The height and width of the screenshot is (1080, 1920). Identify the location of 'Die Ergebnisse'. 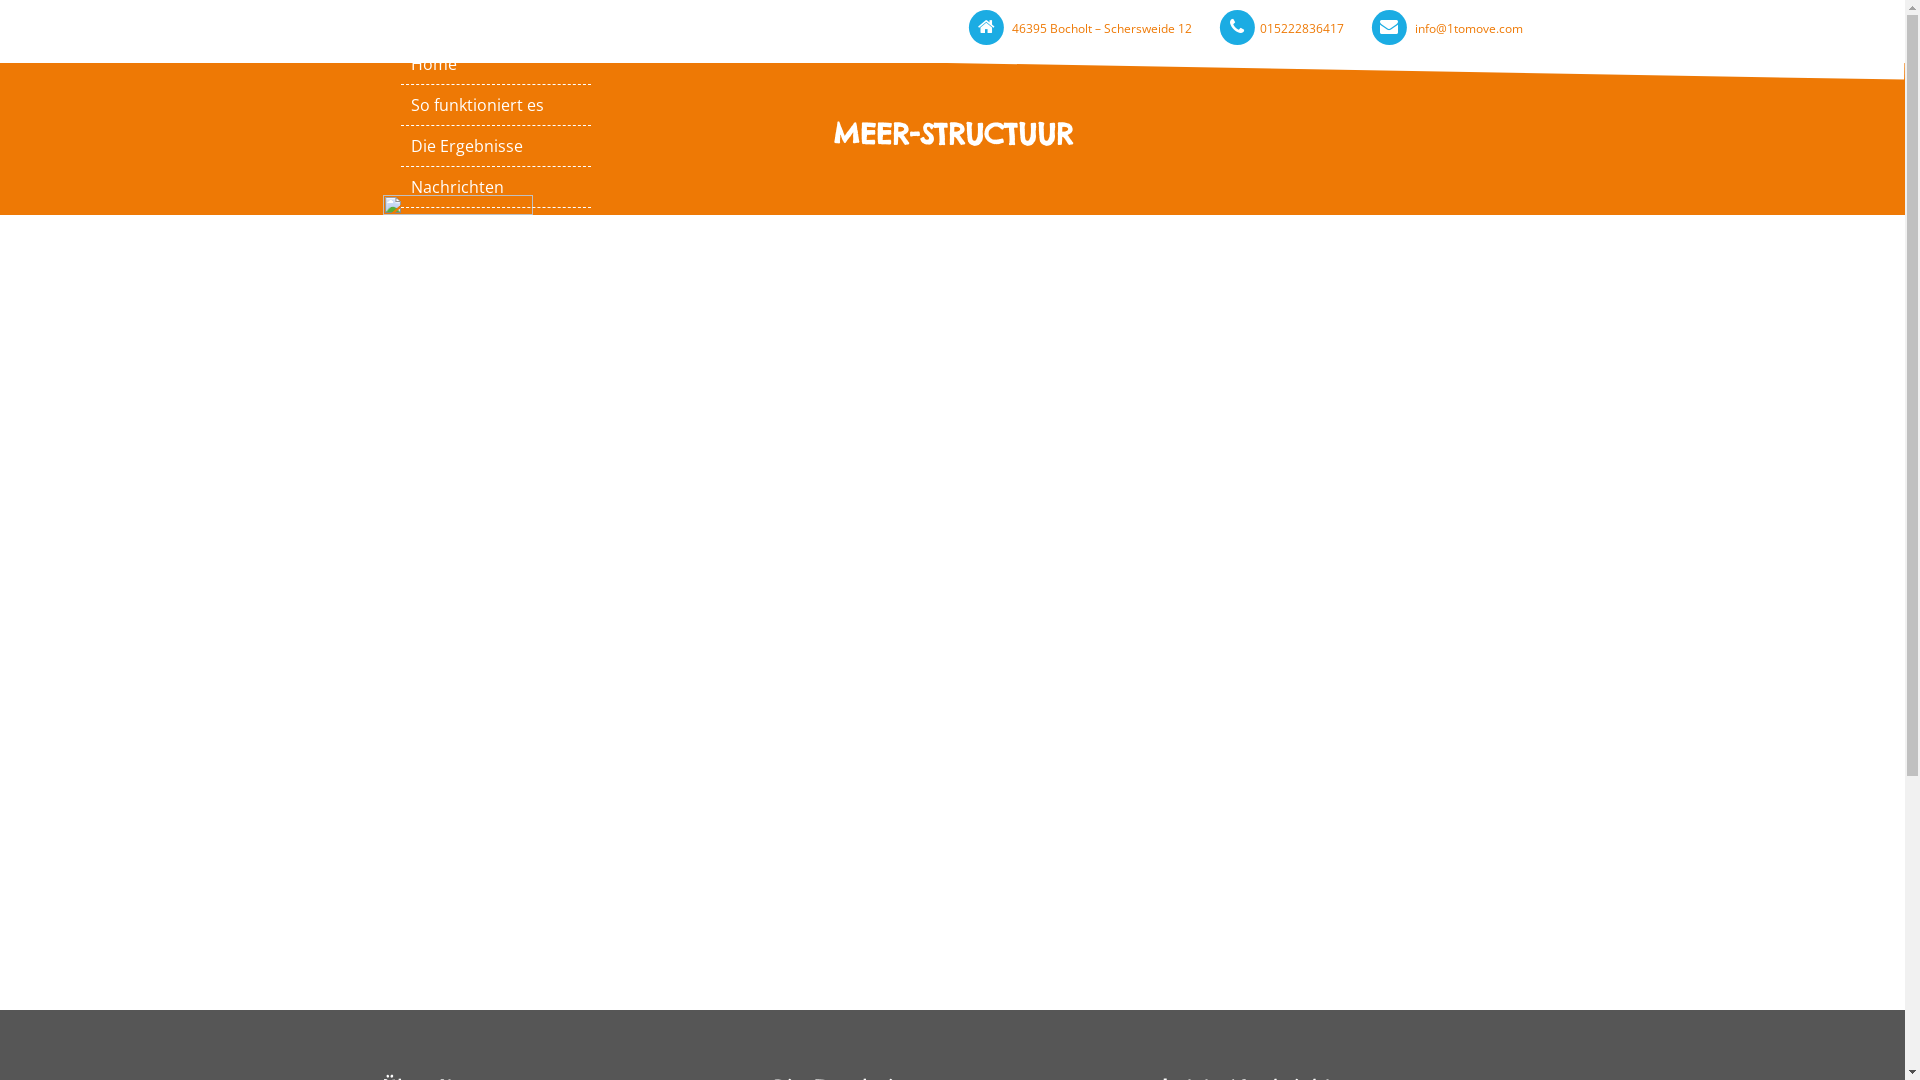
(495, 145).